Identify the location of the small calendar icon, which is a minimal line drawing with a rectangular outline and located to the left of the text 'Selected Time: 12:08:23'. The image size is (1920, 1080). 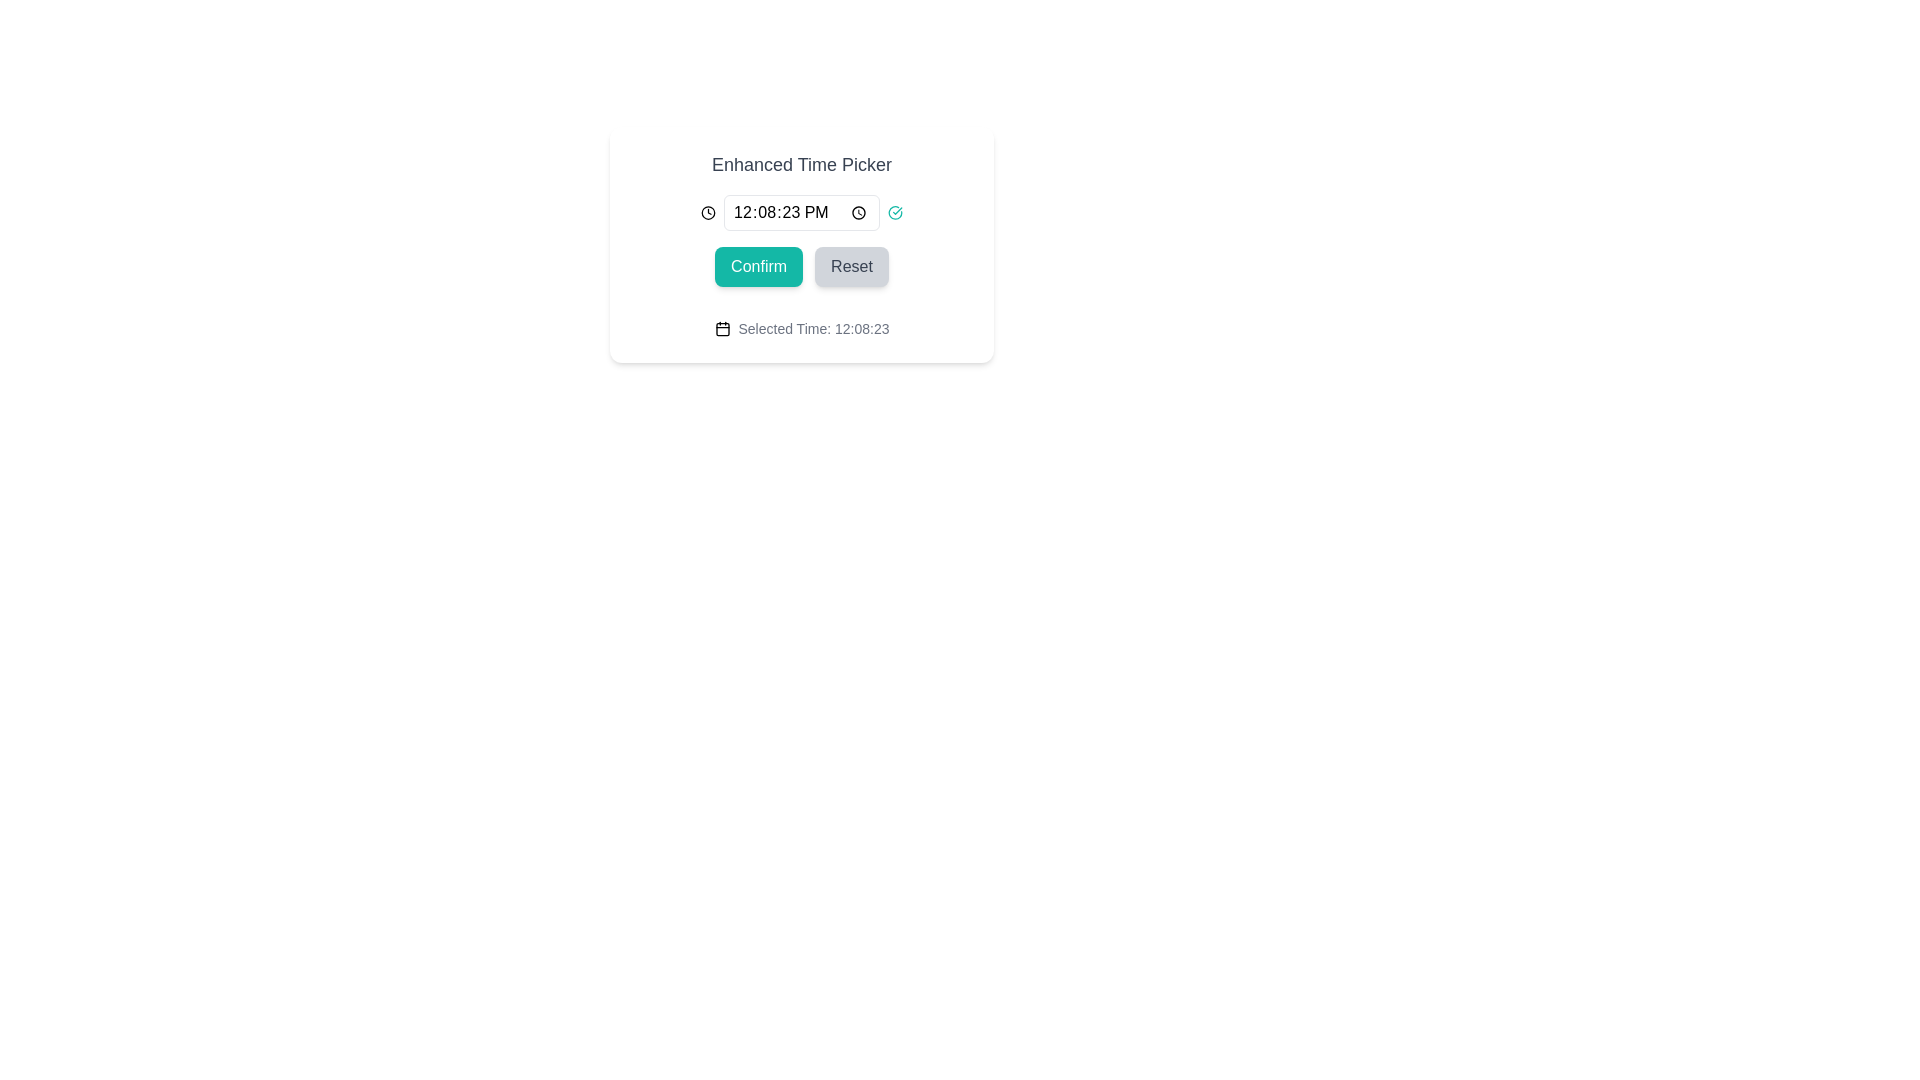
(721, 327).